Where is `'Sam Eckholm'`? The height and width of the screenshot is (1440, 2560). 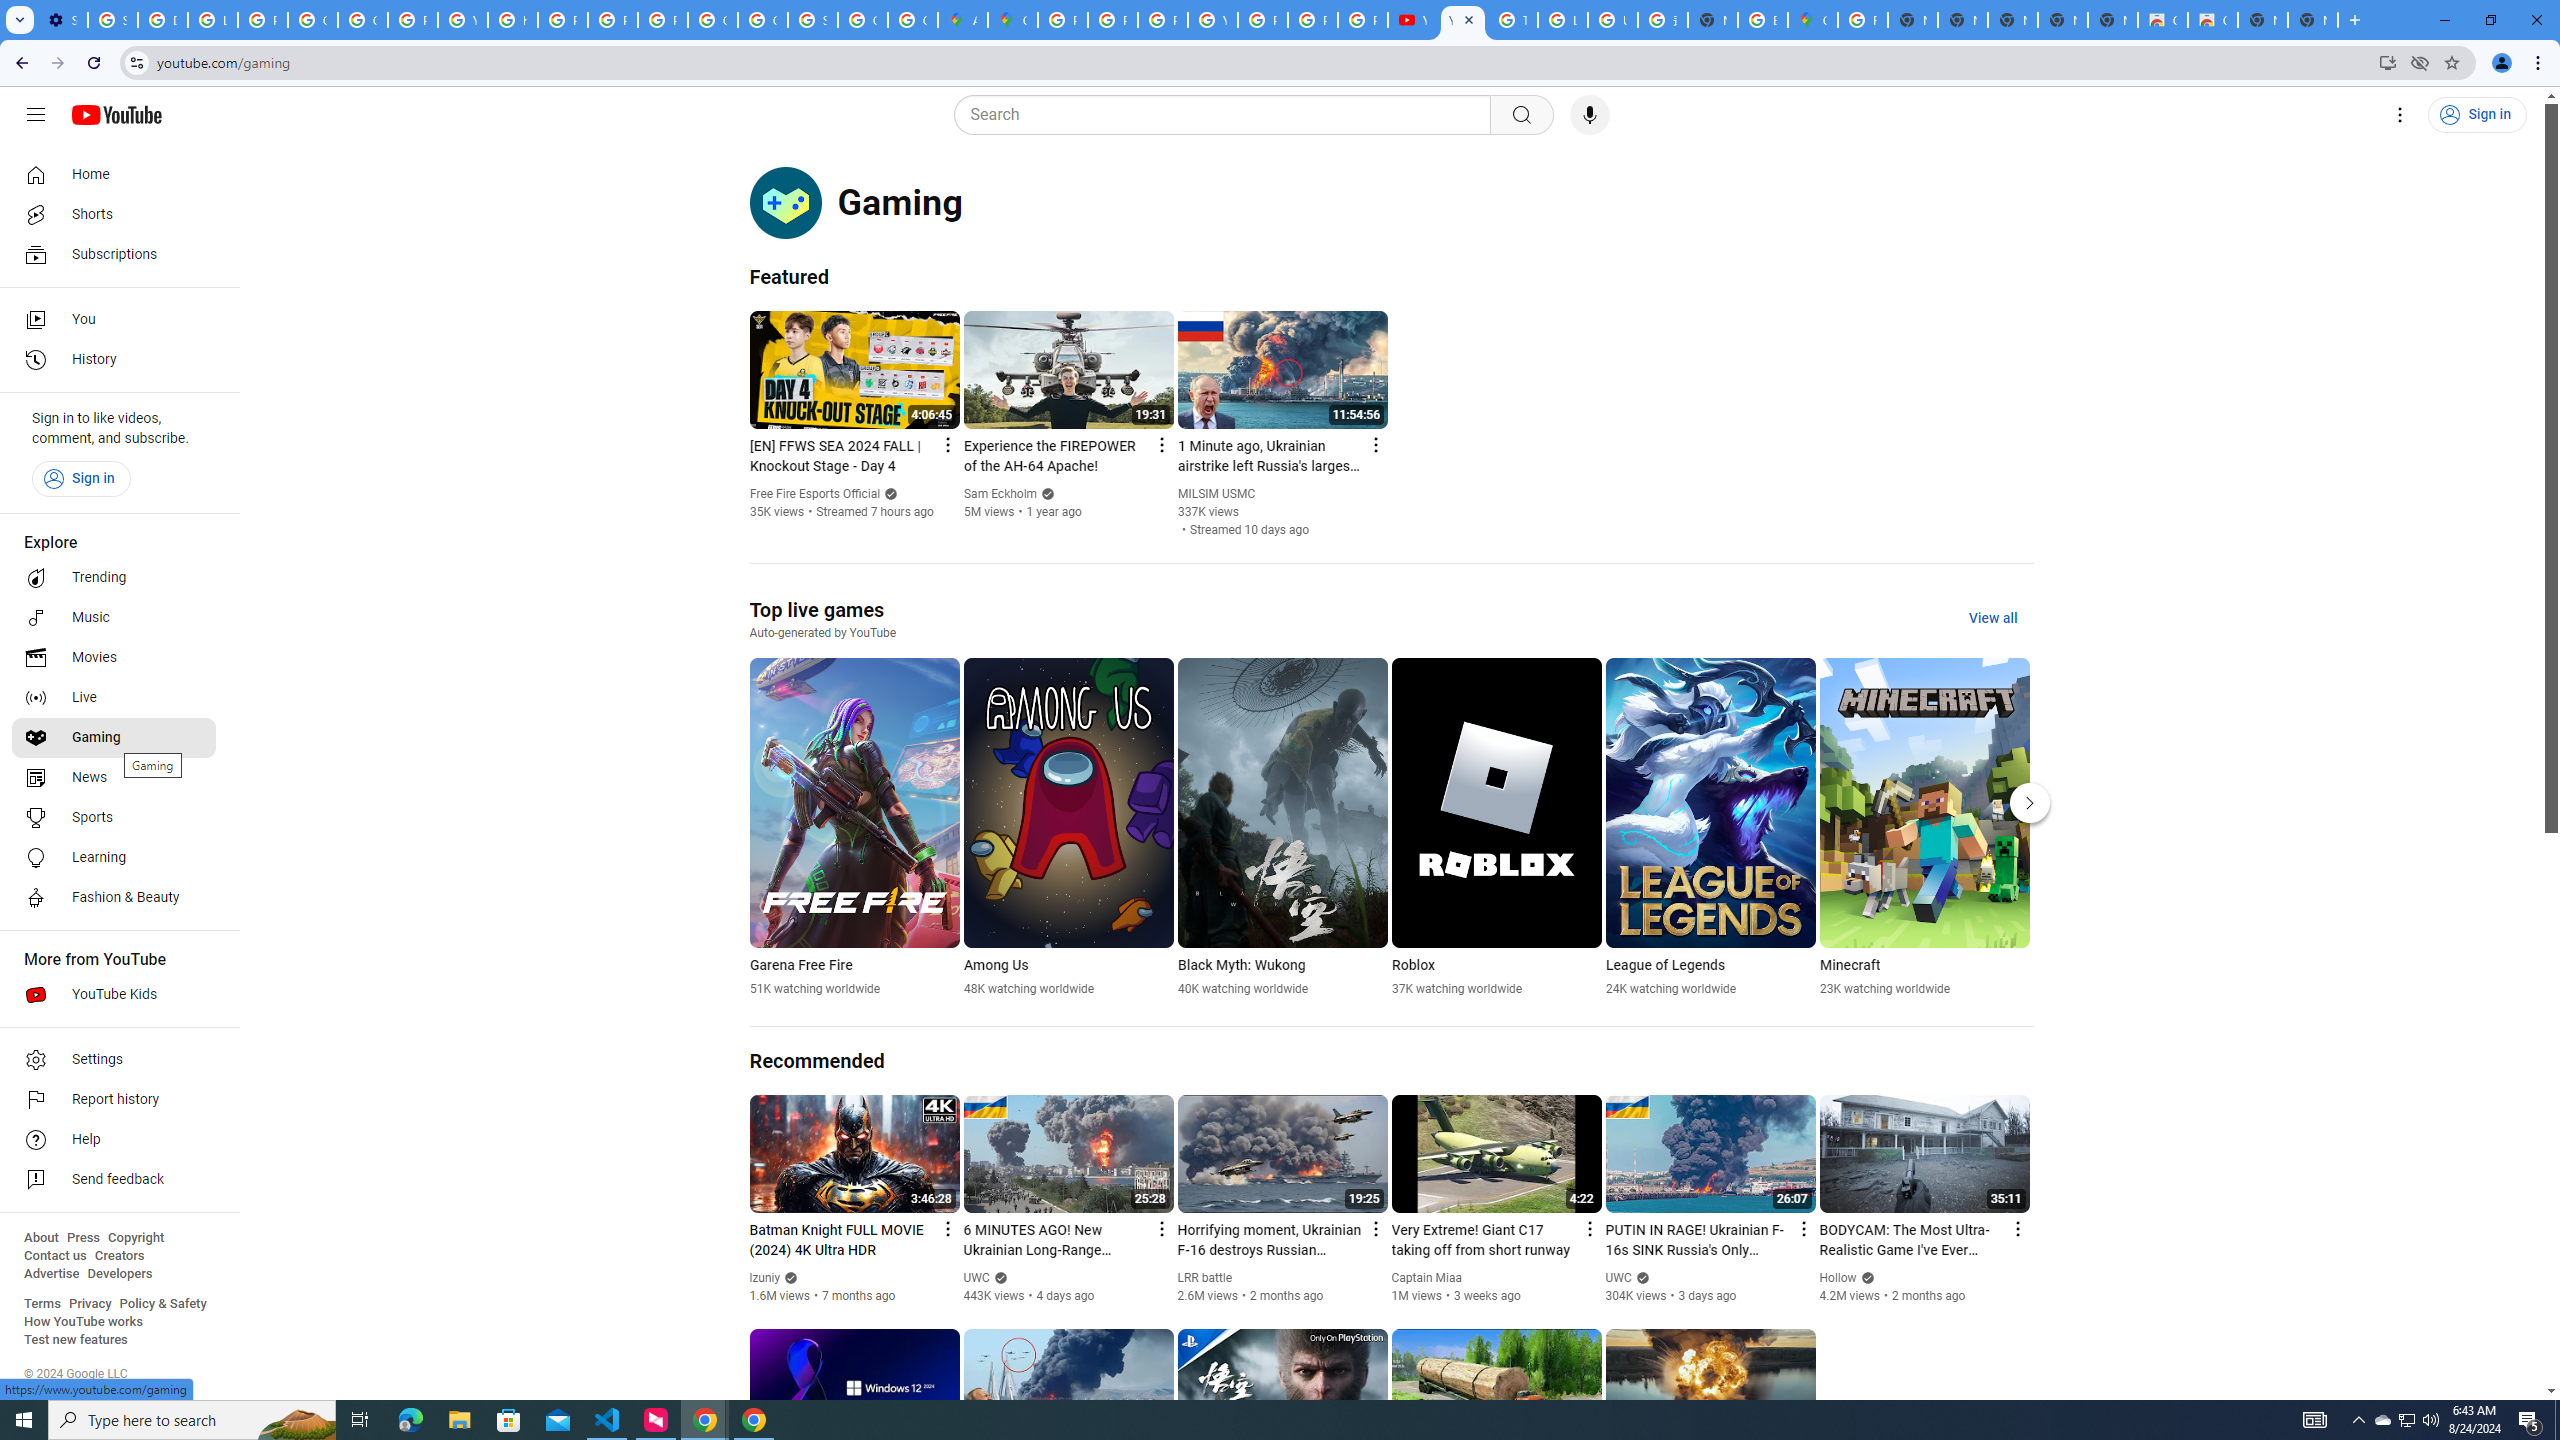 'Sam Eckholm' is located at coordinates (998, 493).